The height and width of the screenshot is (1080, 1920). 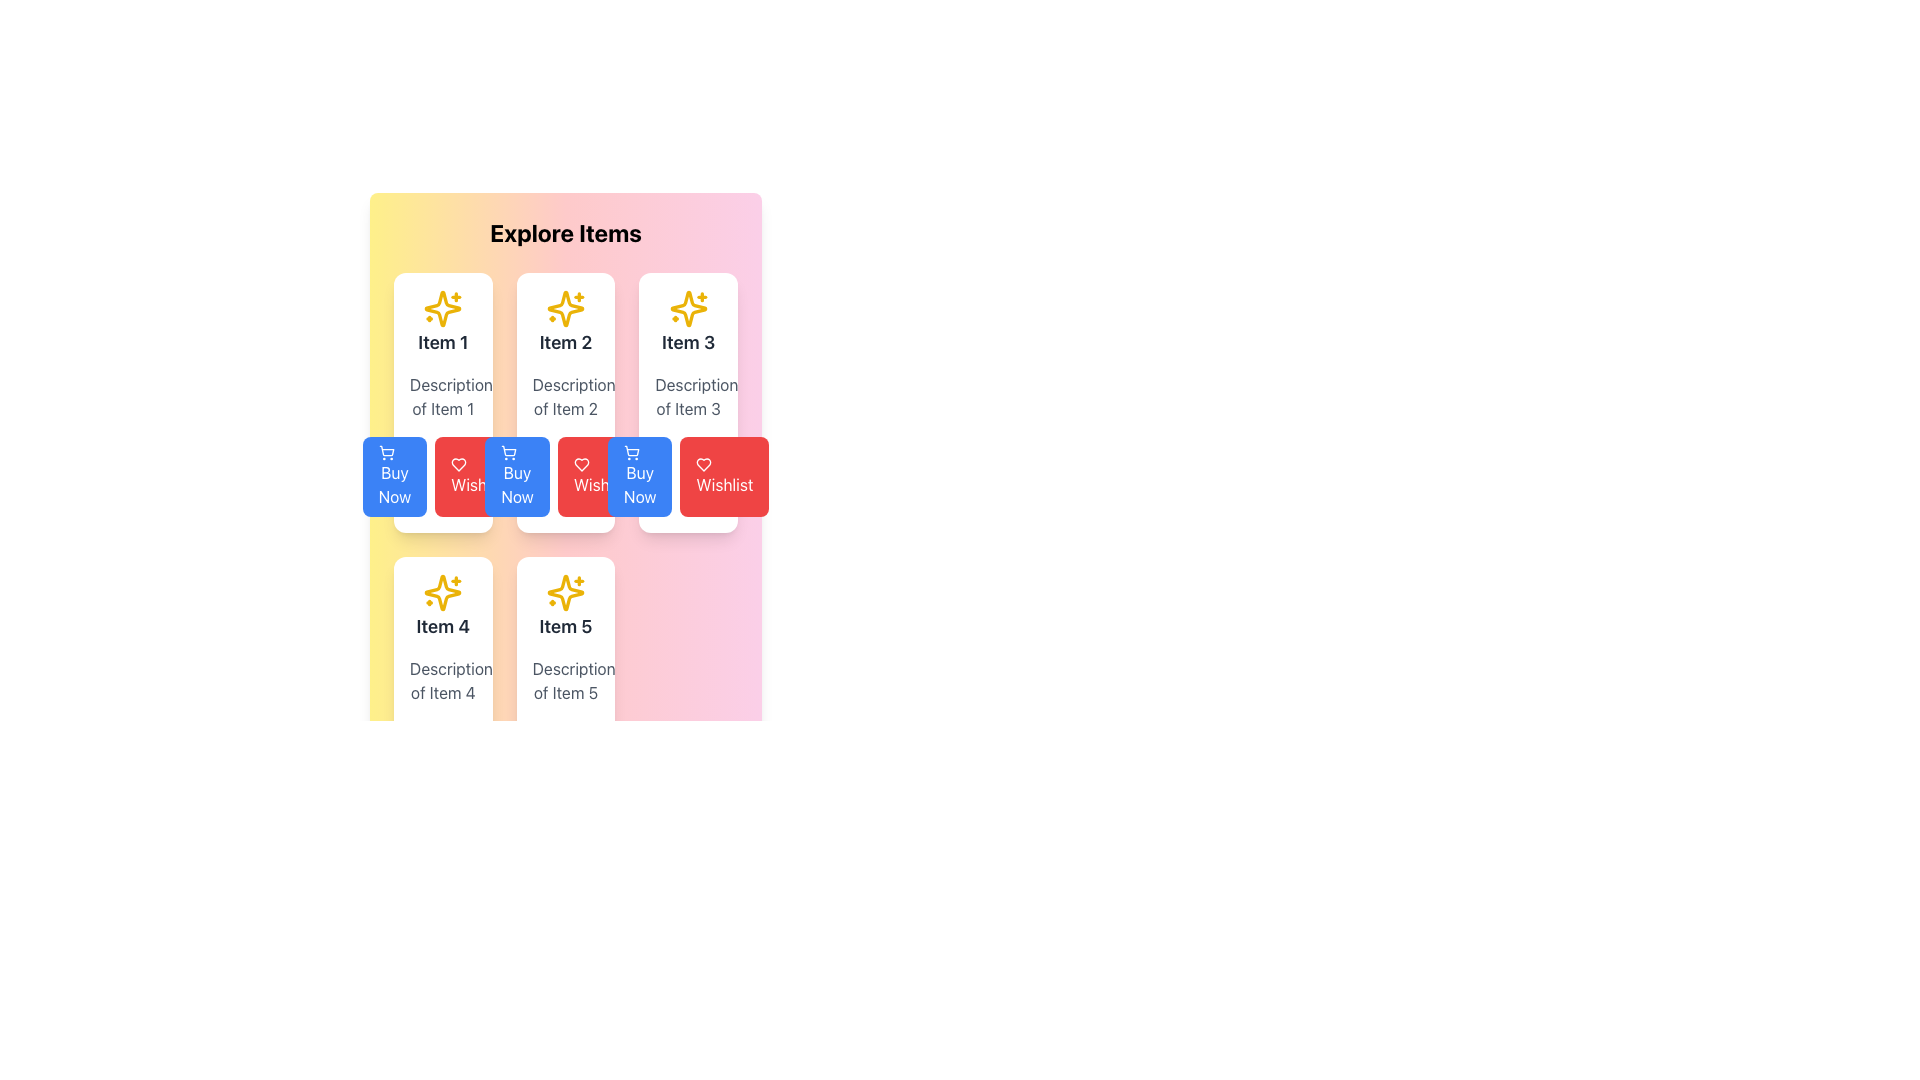 I want to click on the Text Block that describes 'Item 5', located within the card in the second row and second column of the grid, positioned below the item title and above the button group, so click(x=565, y=680).